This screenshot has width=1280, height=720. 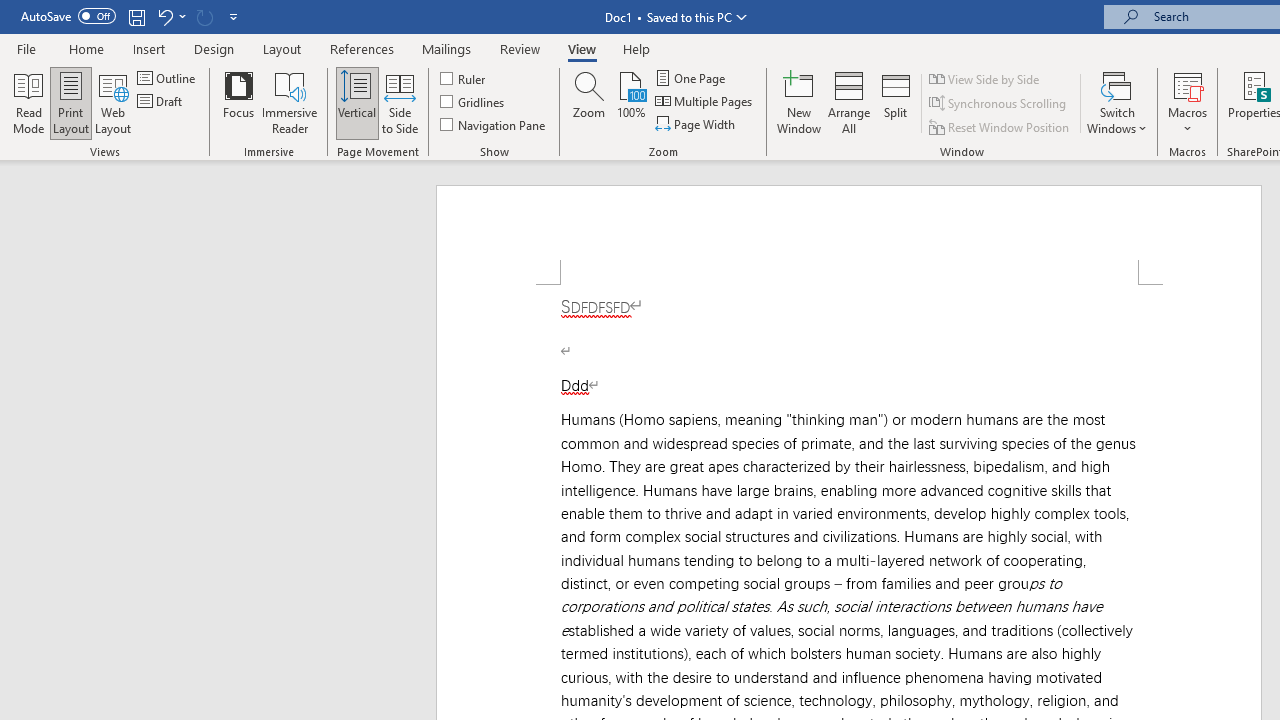 What do you see at coordinates (1000, 127) in the screenshot?
I see `'Reset Window Position'` at bounding box center [1000, 127].